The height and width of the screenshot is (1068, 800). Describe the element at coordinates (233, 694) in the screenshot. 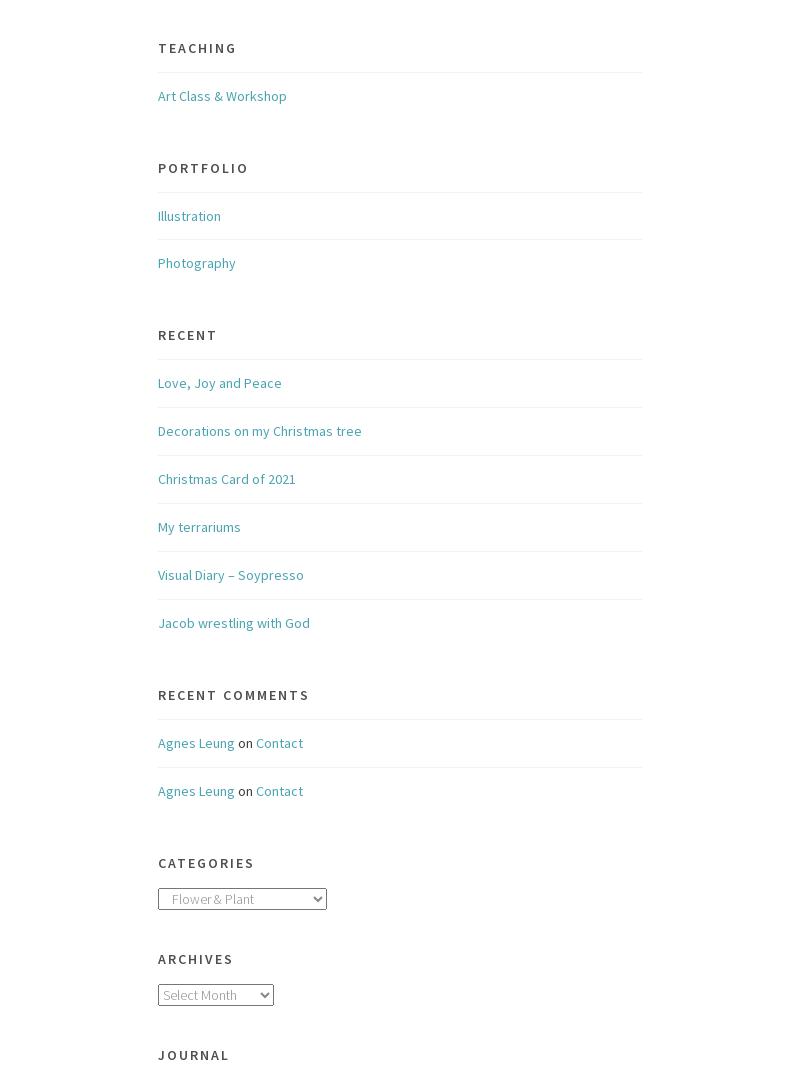

I see `'Recent Comments'` at that location.